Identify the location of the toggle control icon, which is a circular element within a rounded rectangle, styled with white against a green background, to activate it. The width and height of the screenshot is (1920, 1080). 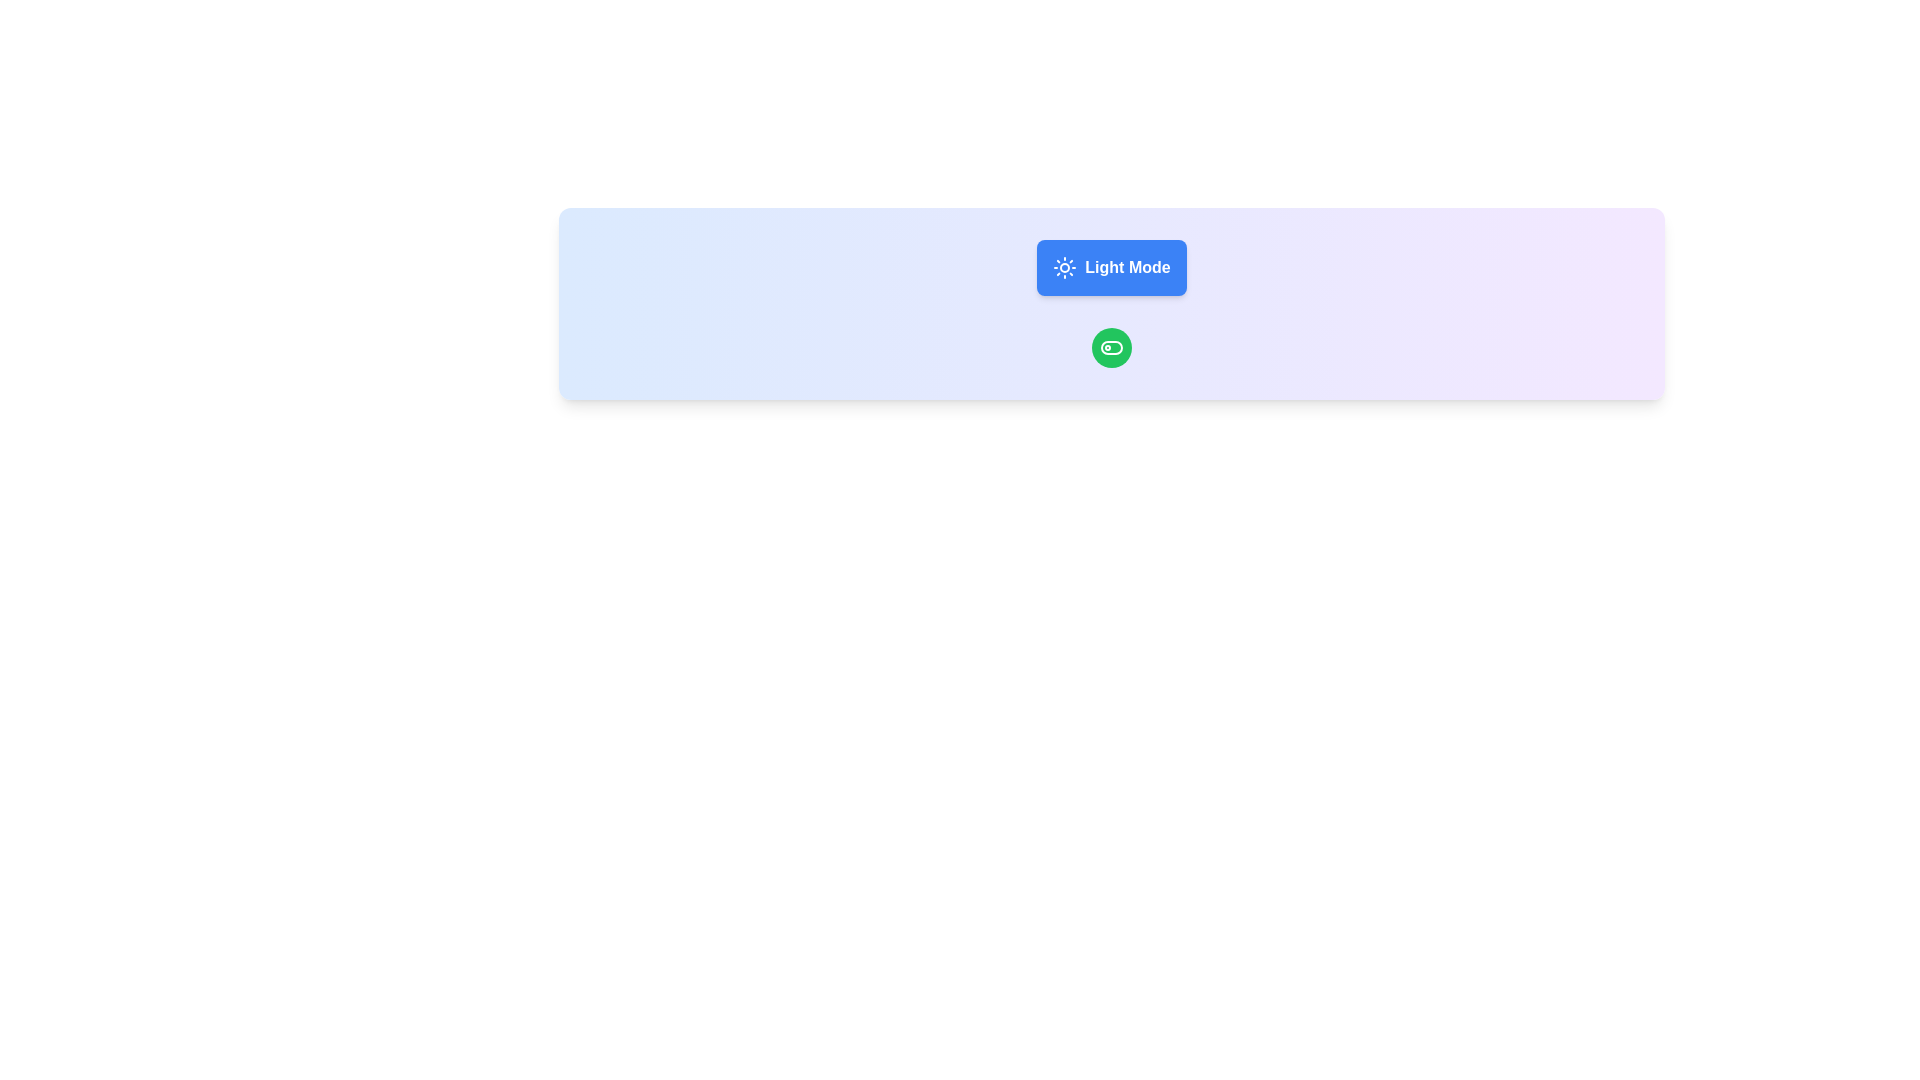
(1111, 346).